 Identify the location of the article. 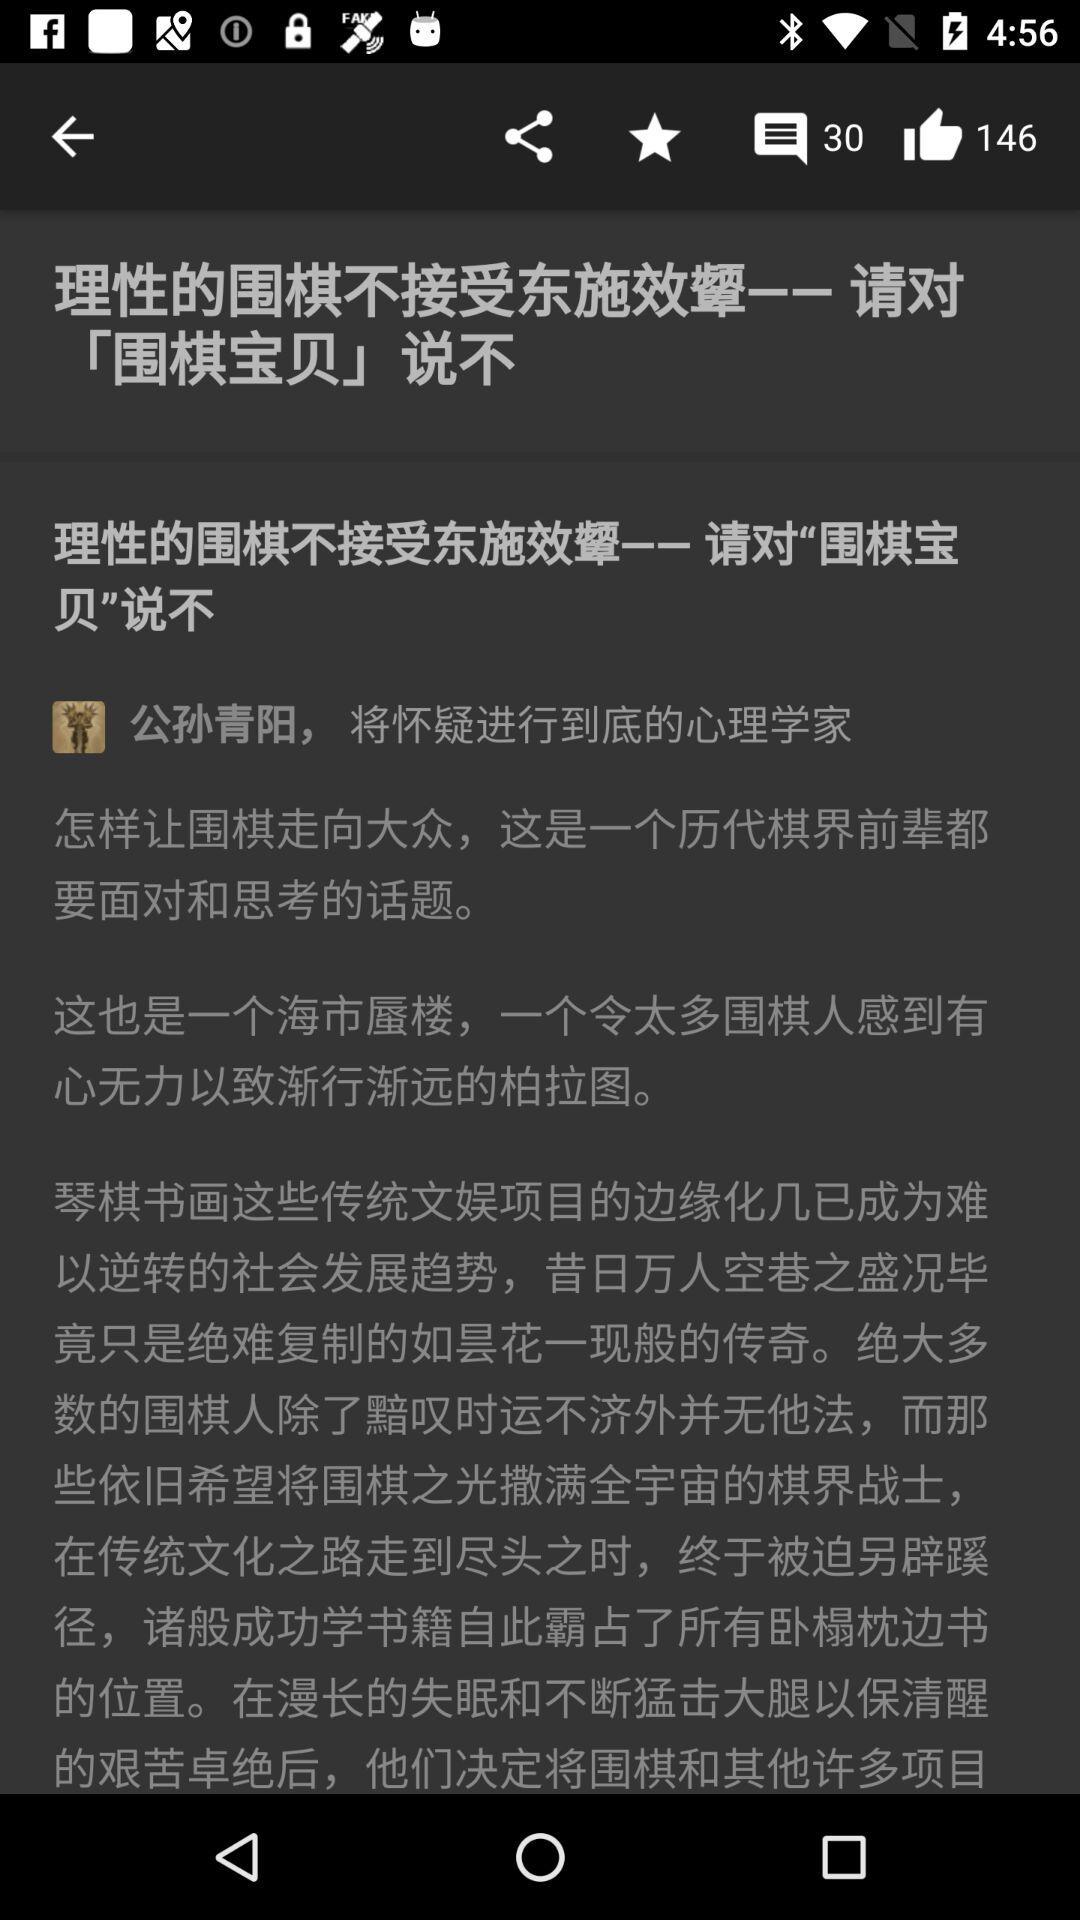
(540, 1002).